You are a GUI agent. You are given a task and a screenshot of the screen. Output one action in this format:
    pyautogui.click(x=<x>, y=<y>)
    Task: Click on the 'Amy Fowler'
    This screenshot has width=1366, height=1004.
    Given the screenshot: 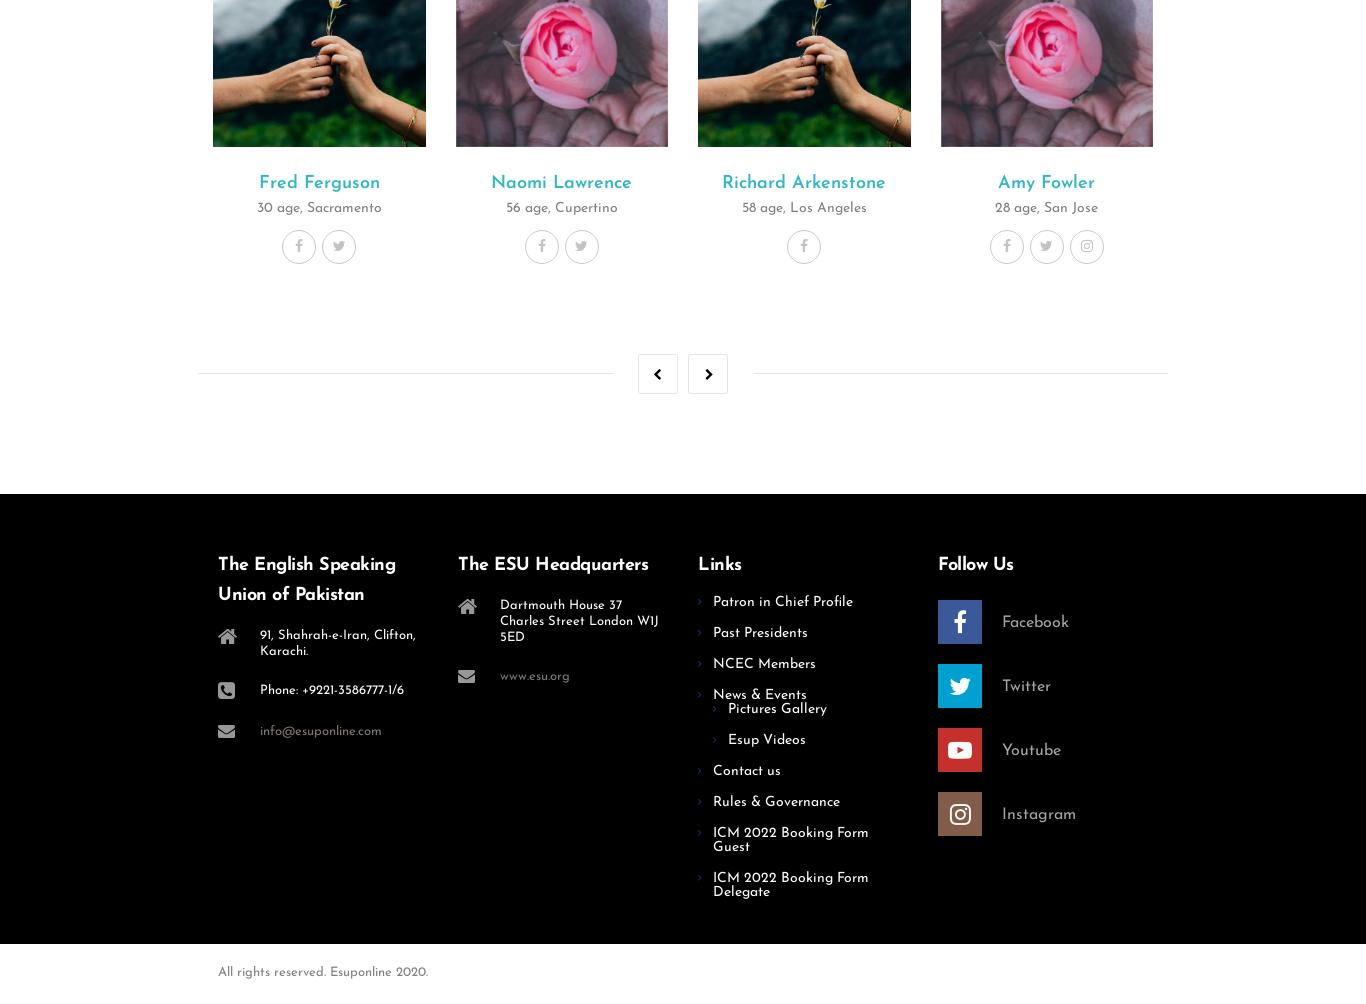 What is the action you would take?
    pyautogui.click(x=1045, y=181)
    